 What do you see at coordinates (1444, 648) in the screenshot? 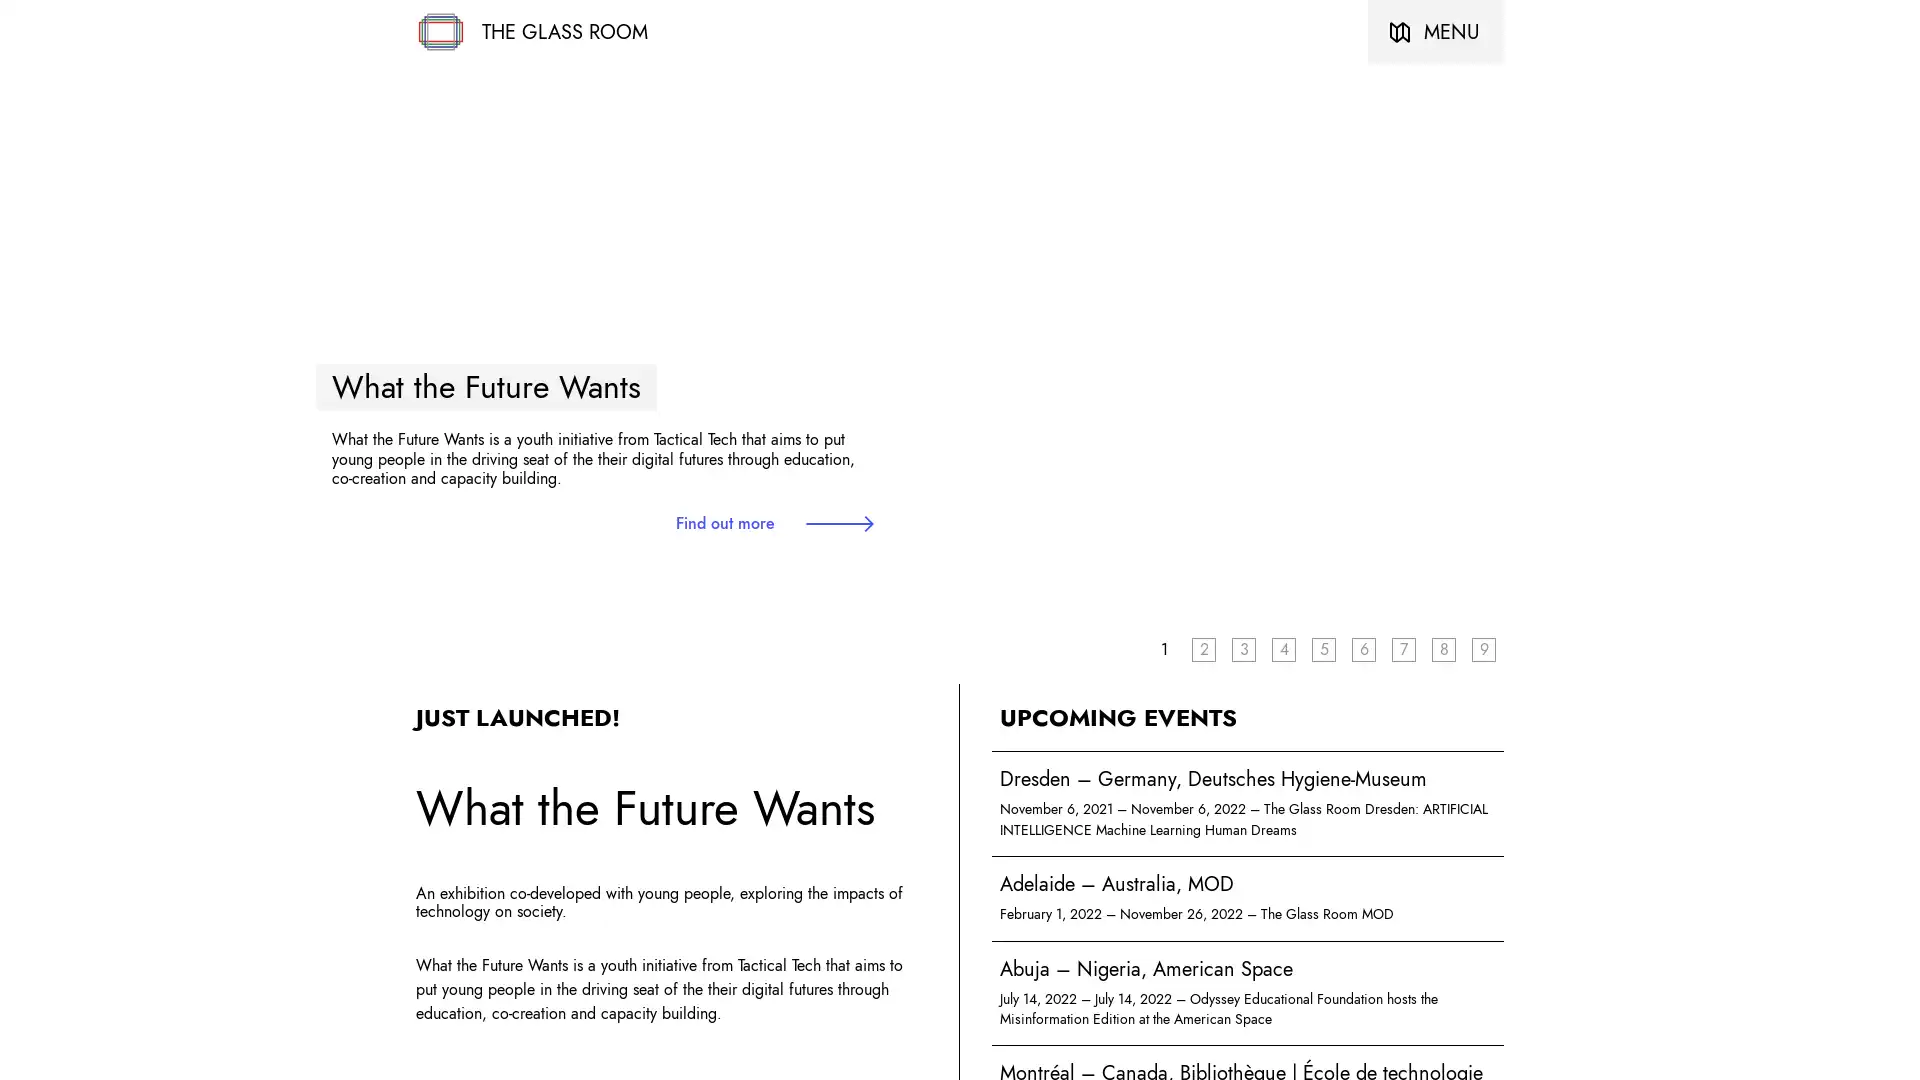
I see `slide item 8` at bounding box center [1444, 648].